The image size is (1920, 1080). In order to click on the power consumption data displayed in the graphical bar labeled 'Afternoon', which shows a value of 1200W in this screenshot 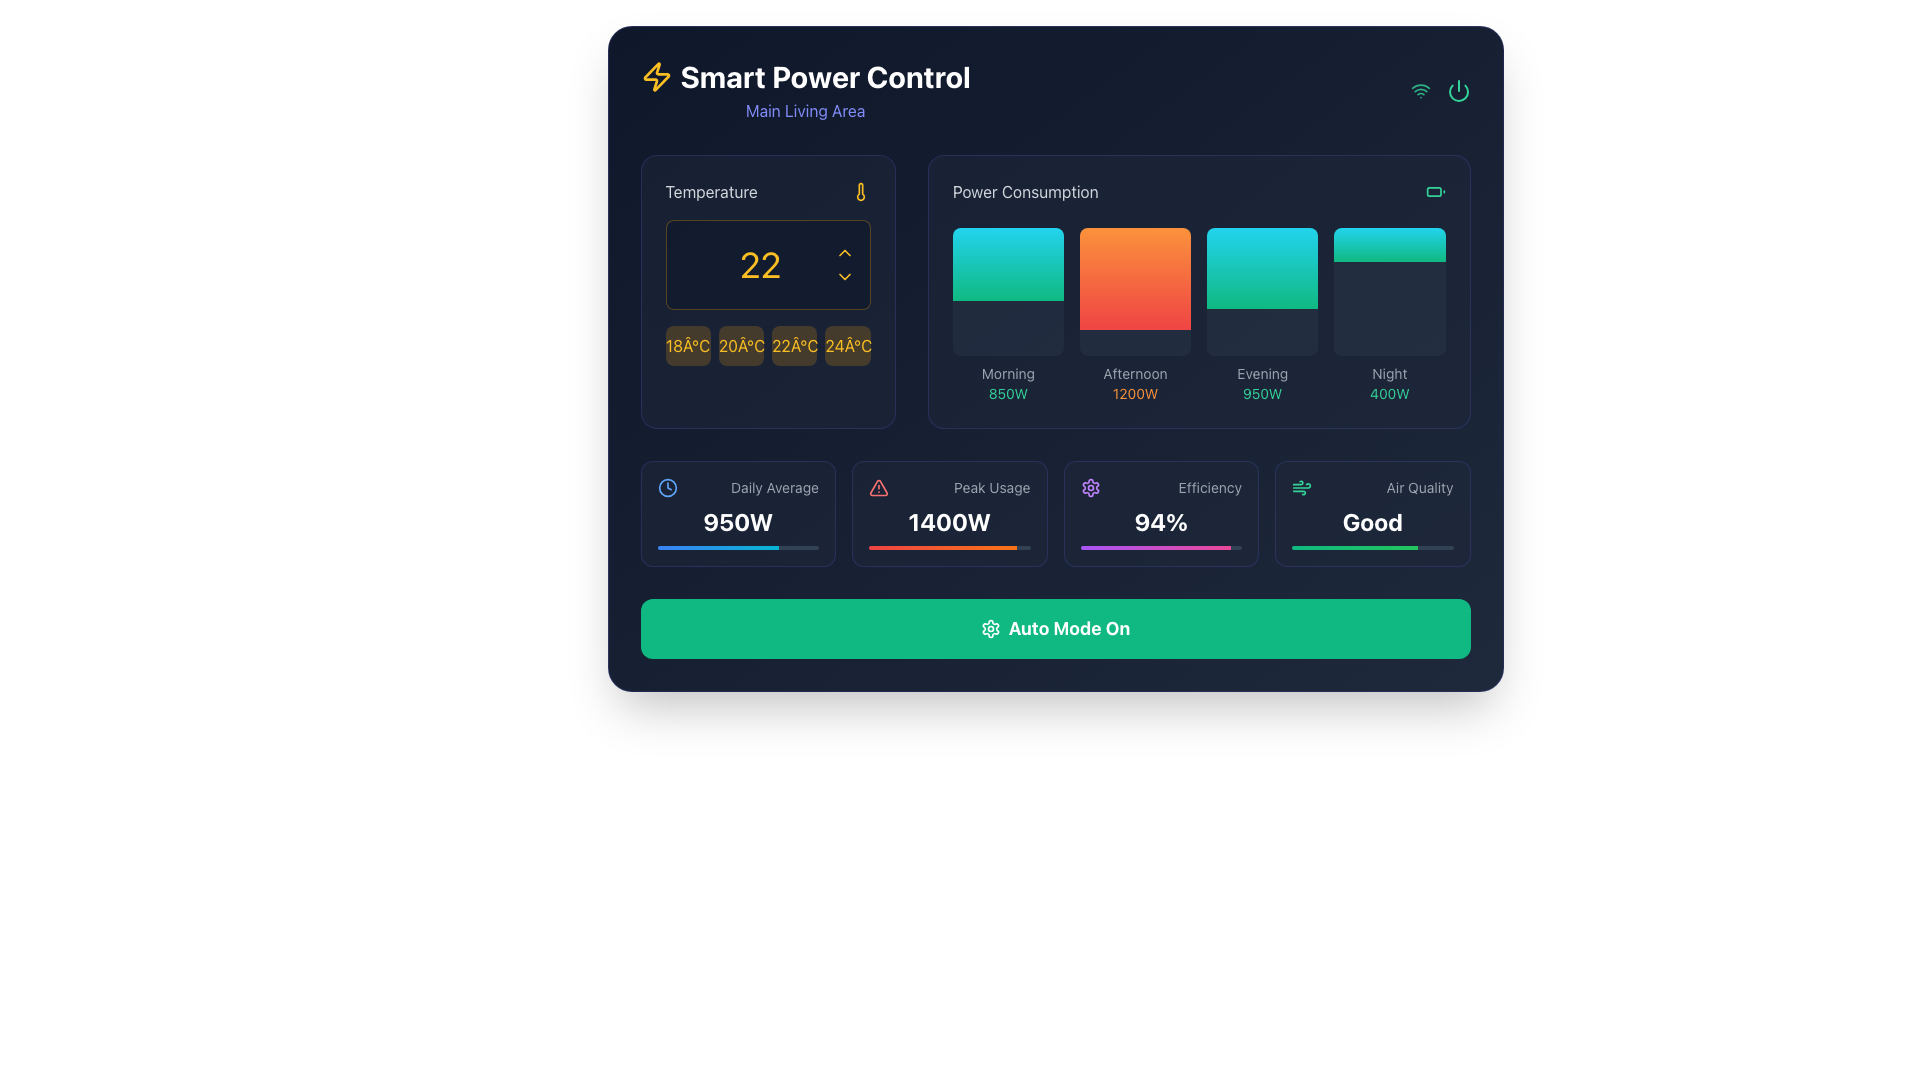, I will do `click(1199, 315)`.